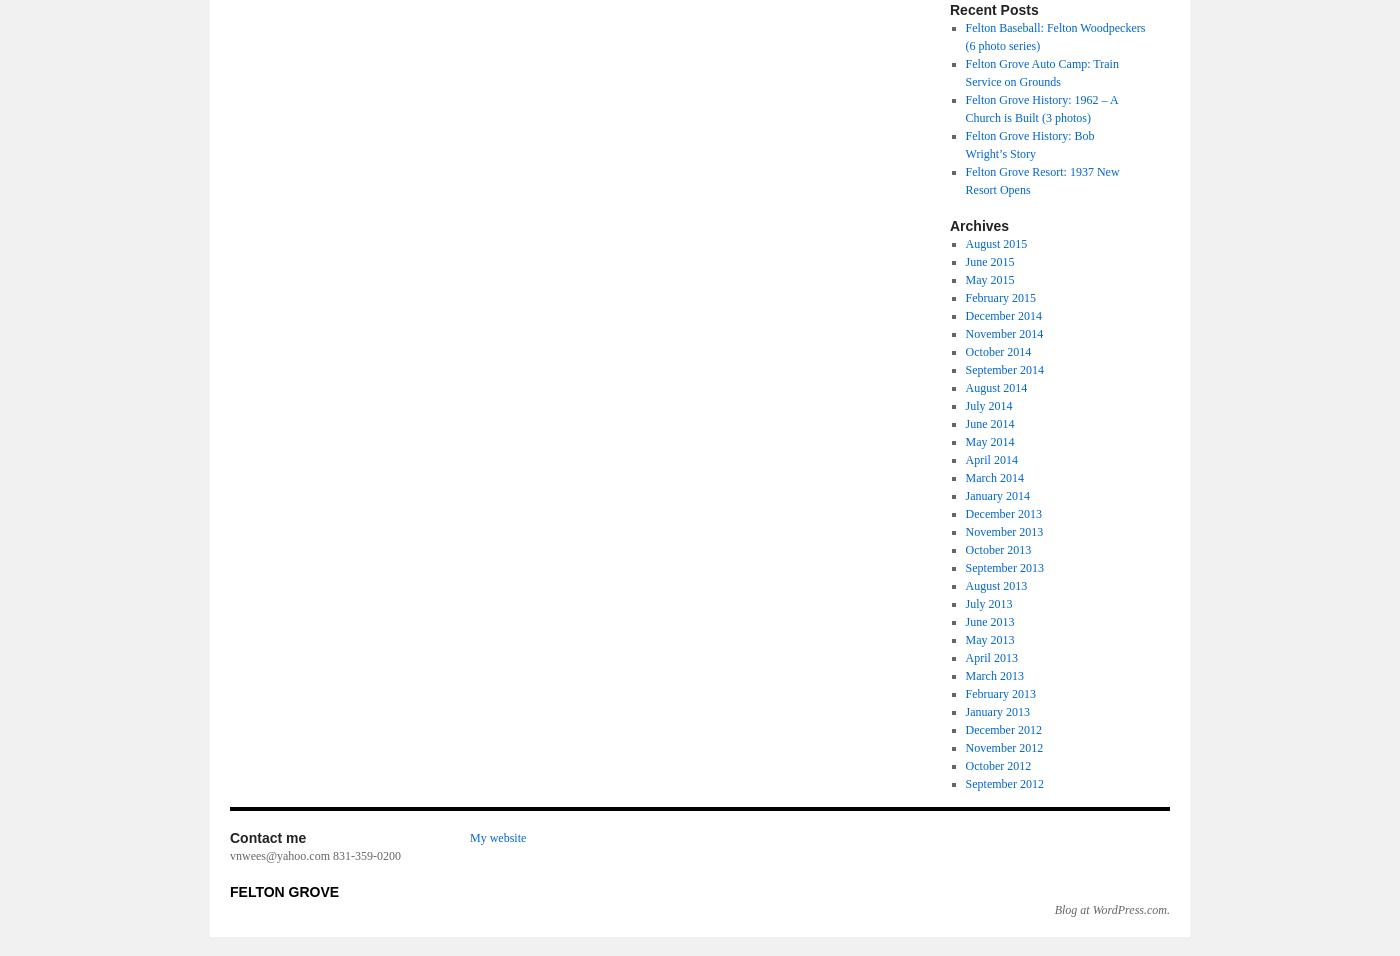 This screenshot has width=1400, height=956. I want to click on 'Felton Baseball: Felton Woodpeckers (6 photo series)', so click(1055, 35).